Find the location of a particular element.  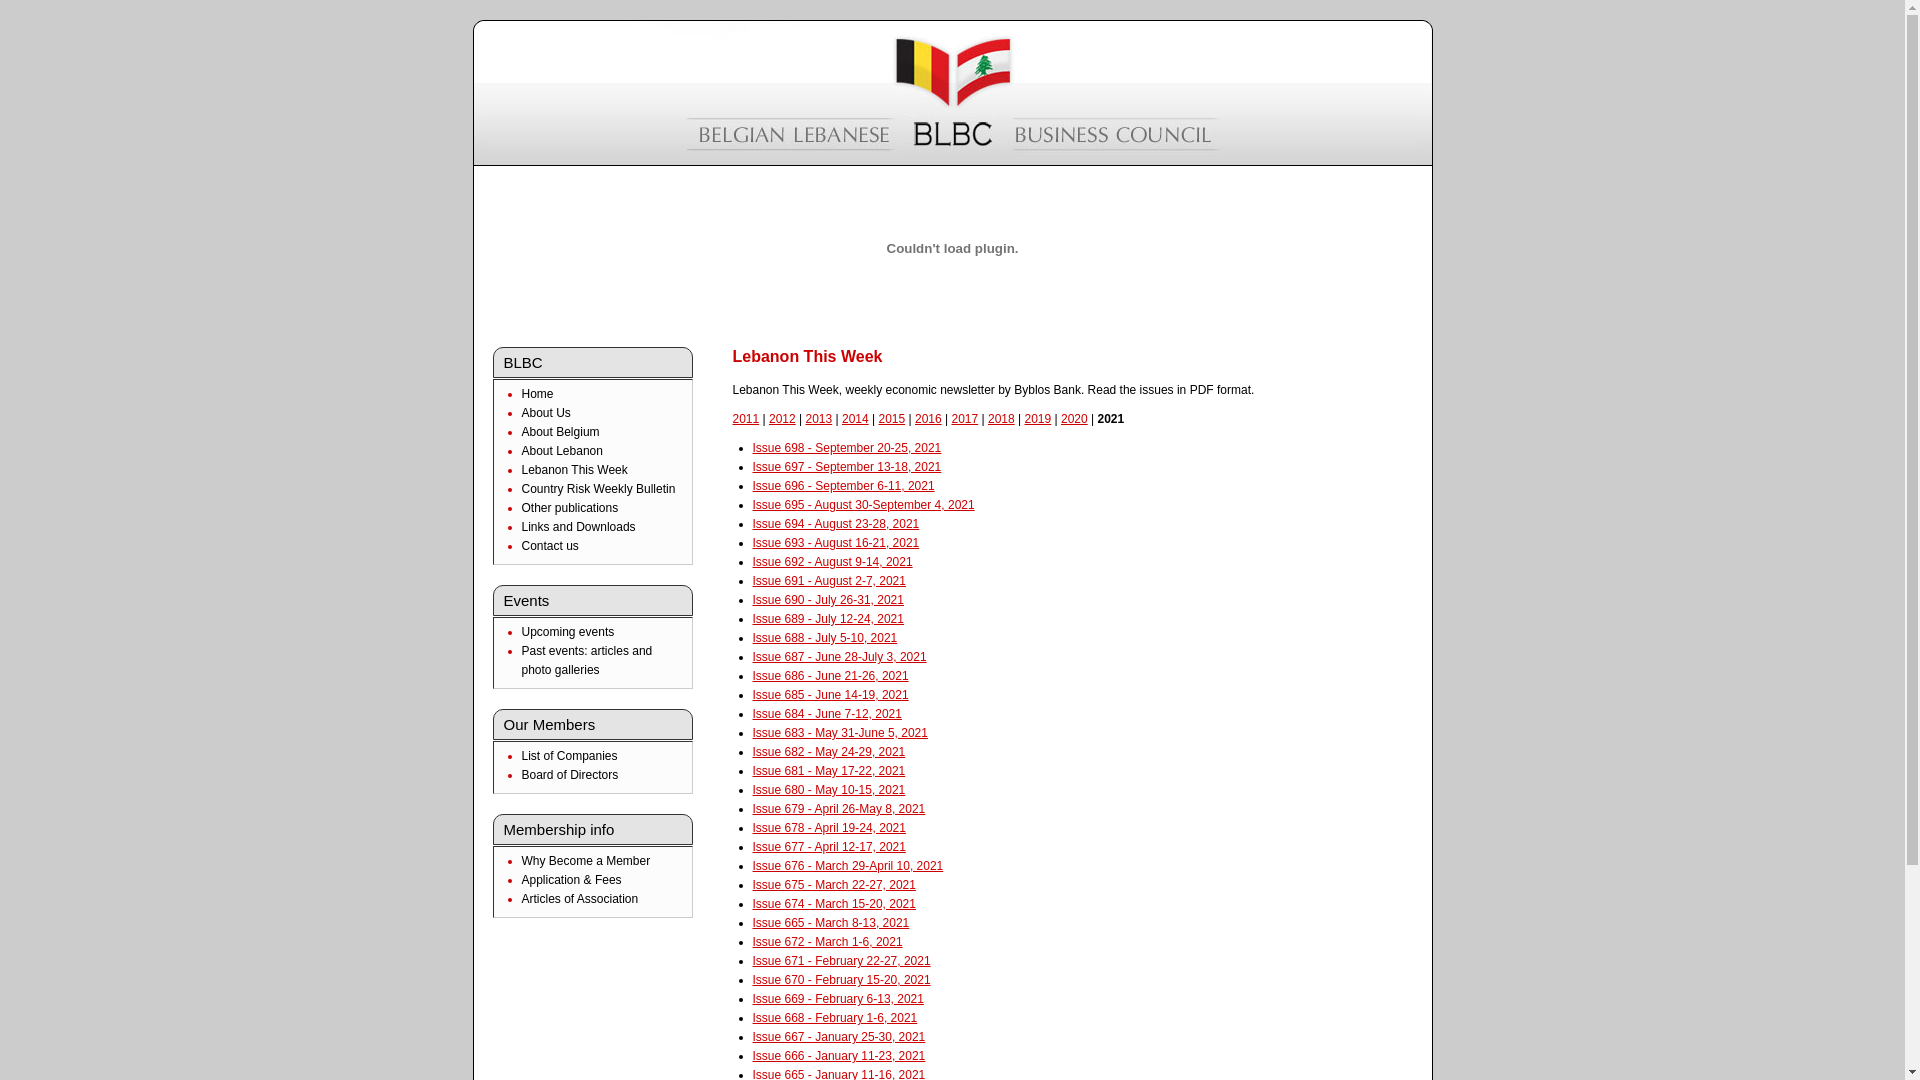

'Issue 666 - January 11-23, 2021' is located at coordinates (838, 1055).